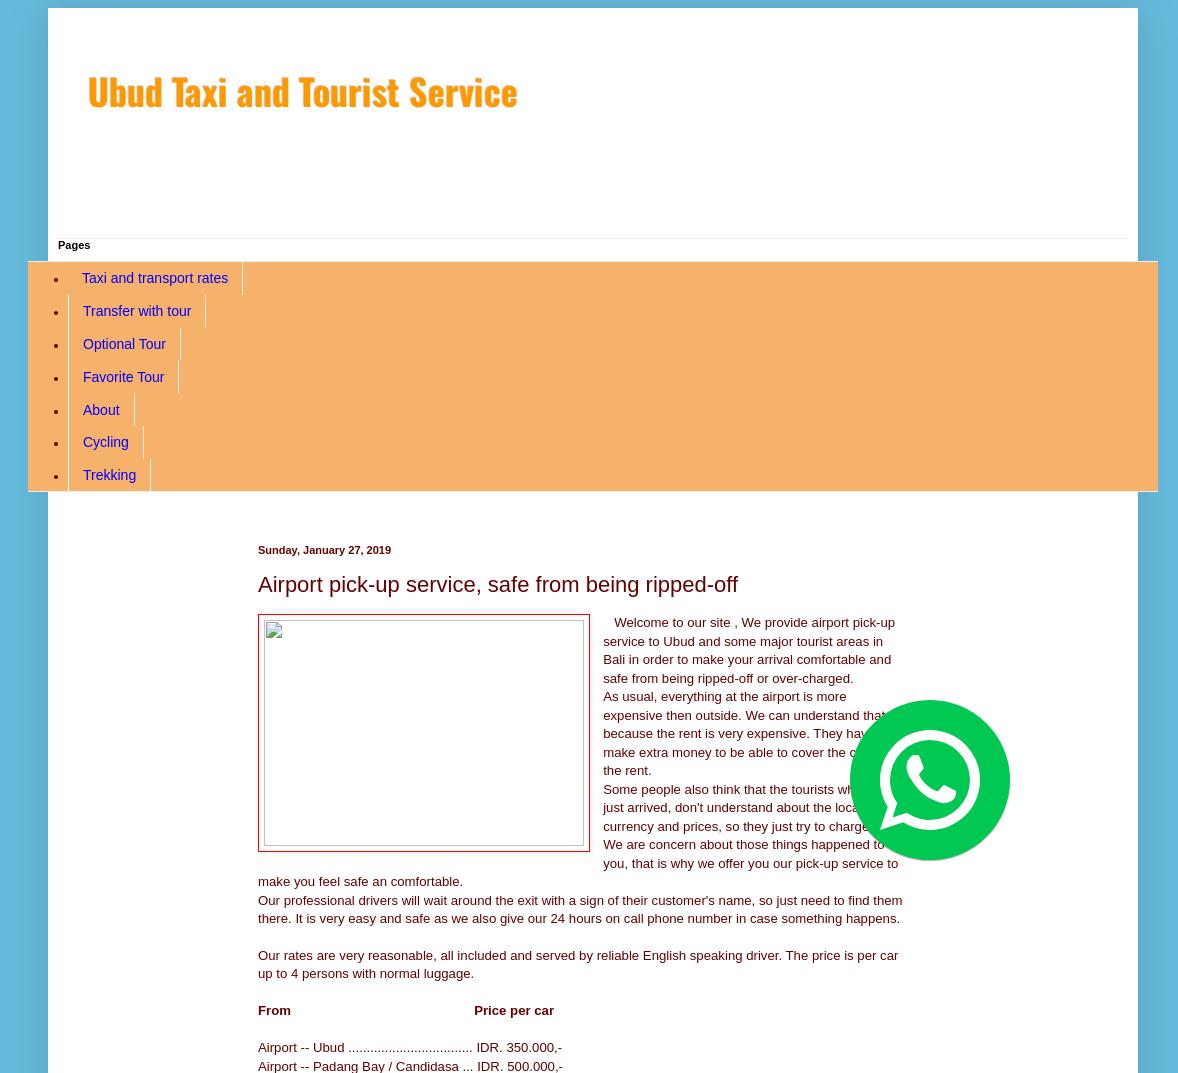 This screenshot has width=1178, height=1073. I want to click on 'Optional Tour', so click(123, 343).